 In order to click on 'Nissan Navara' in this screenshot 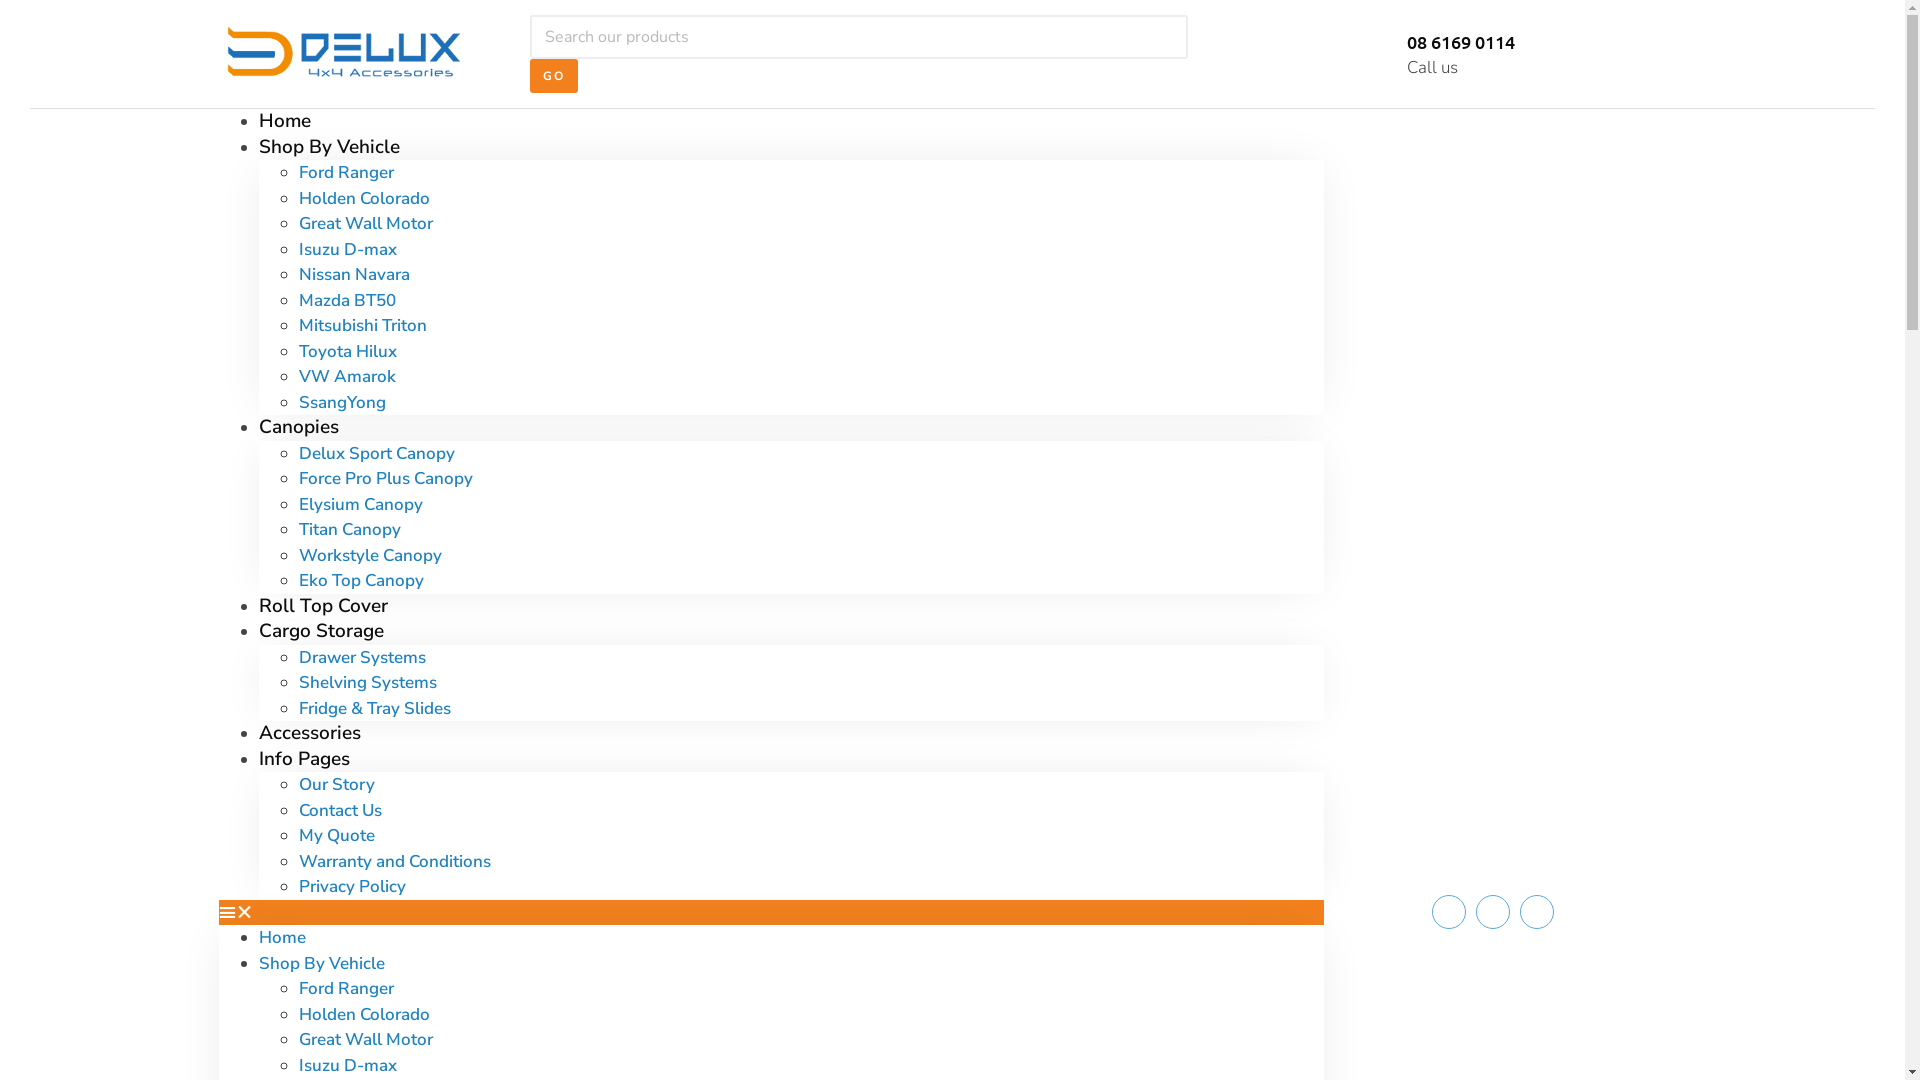, I will do `click(353, 274)`.